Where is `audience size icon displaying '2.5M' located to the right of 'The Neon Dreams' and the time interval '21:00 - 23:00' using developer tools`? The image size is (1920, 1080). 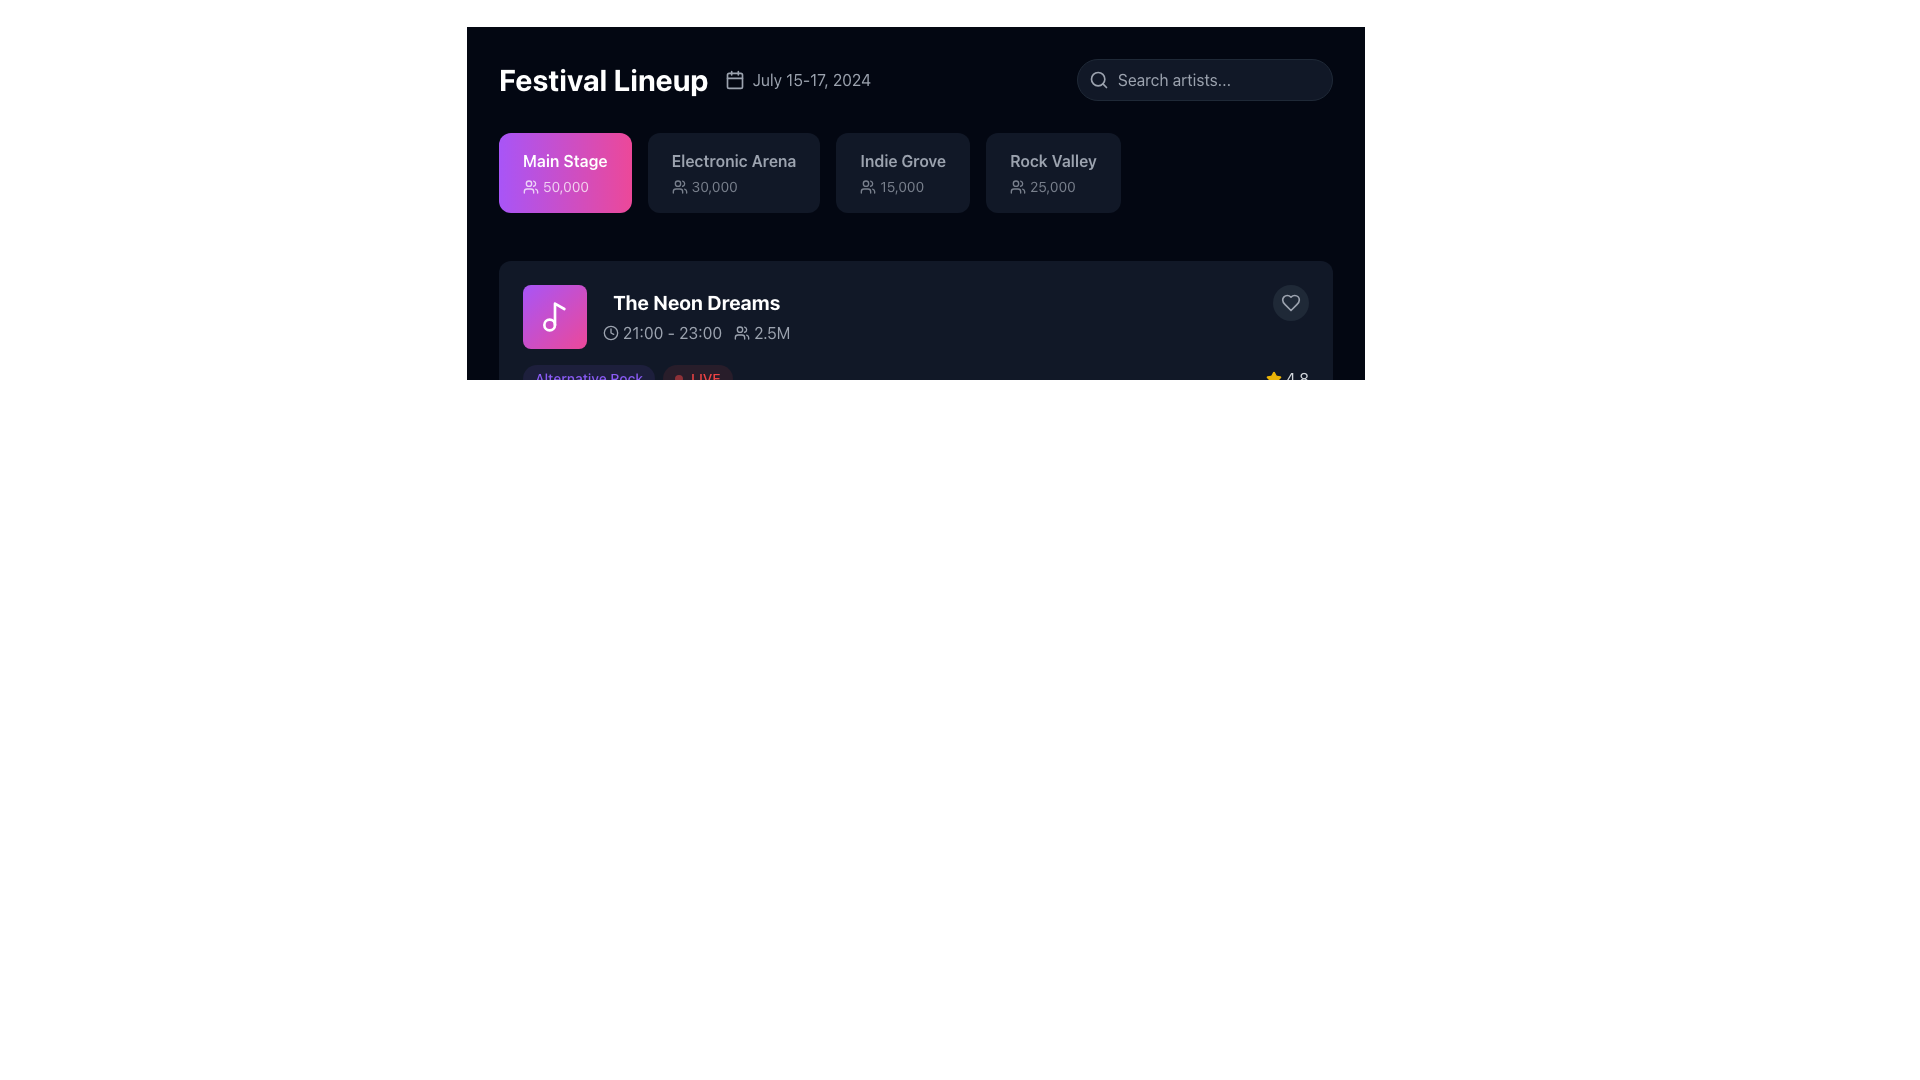 audience size icon displaying '2.5M' located to the right of 'The Neon Dreams' and the time interval '21:00 - 23:00' using developer tools is located at coordinates (741, 331).